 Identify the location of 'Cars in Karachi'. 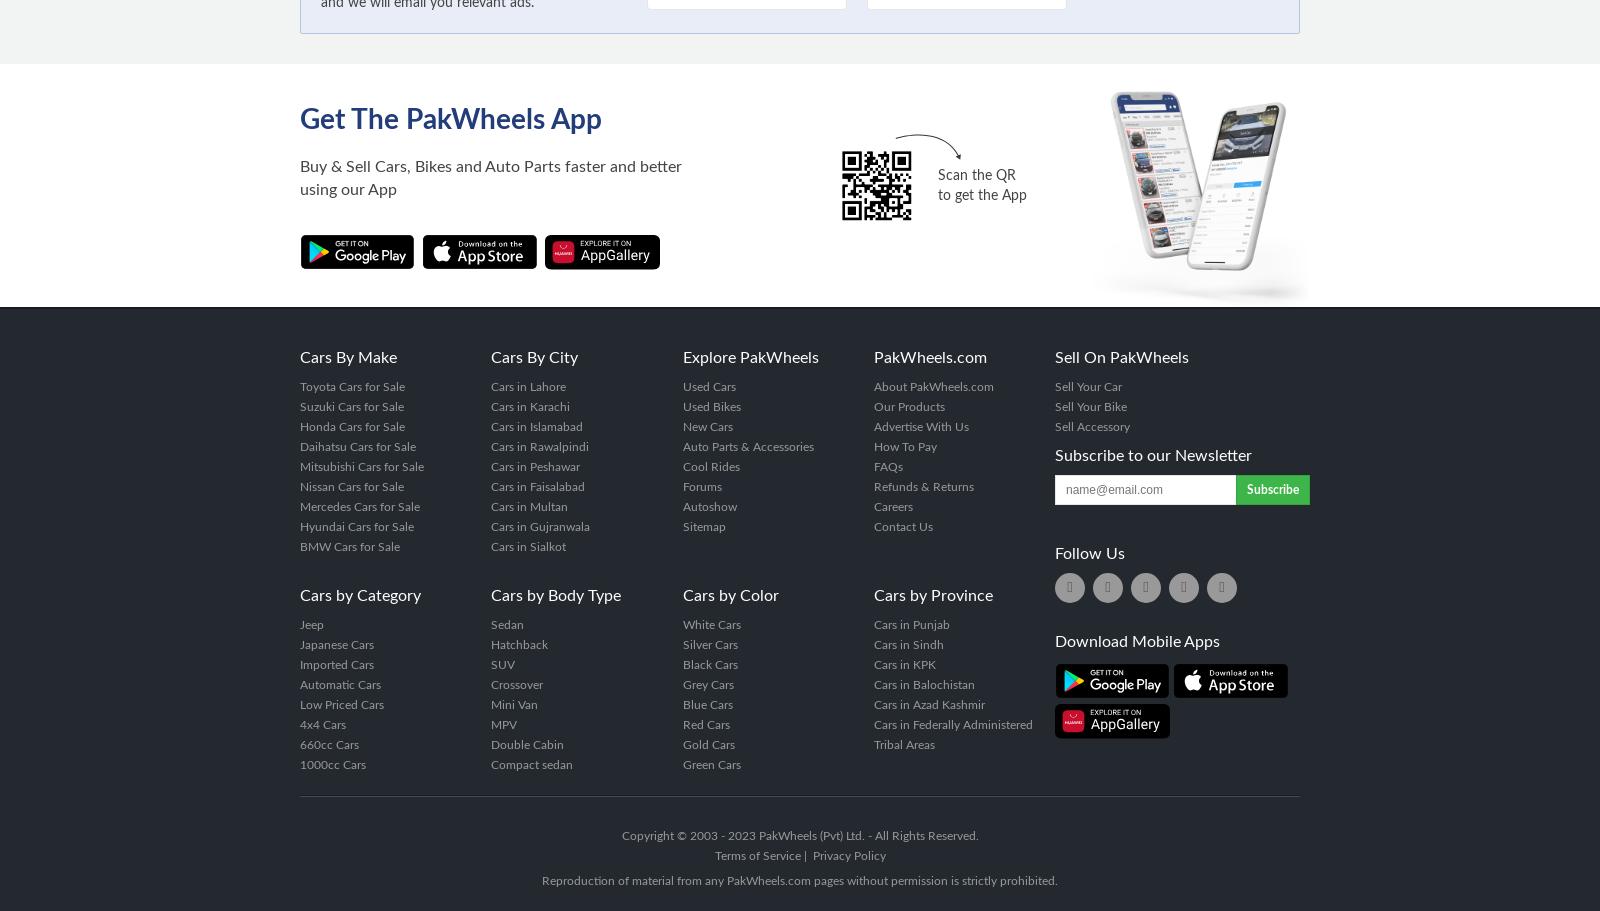
(529, 405).